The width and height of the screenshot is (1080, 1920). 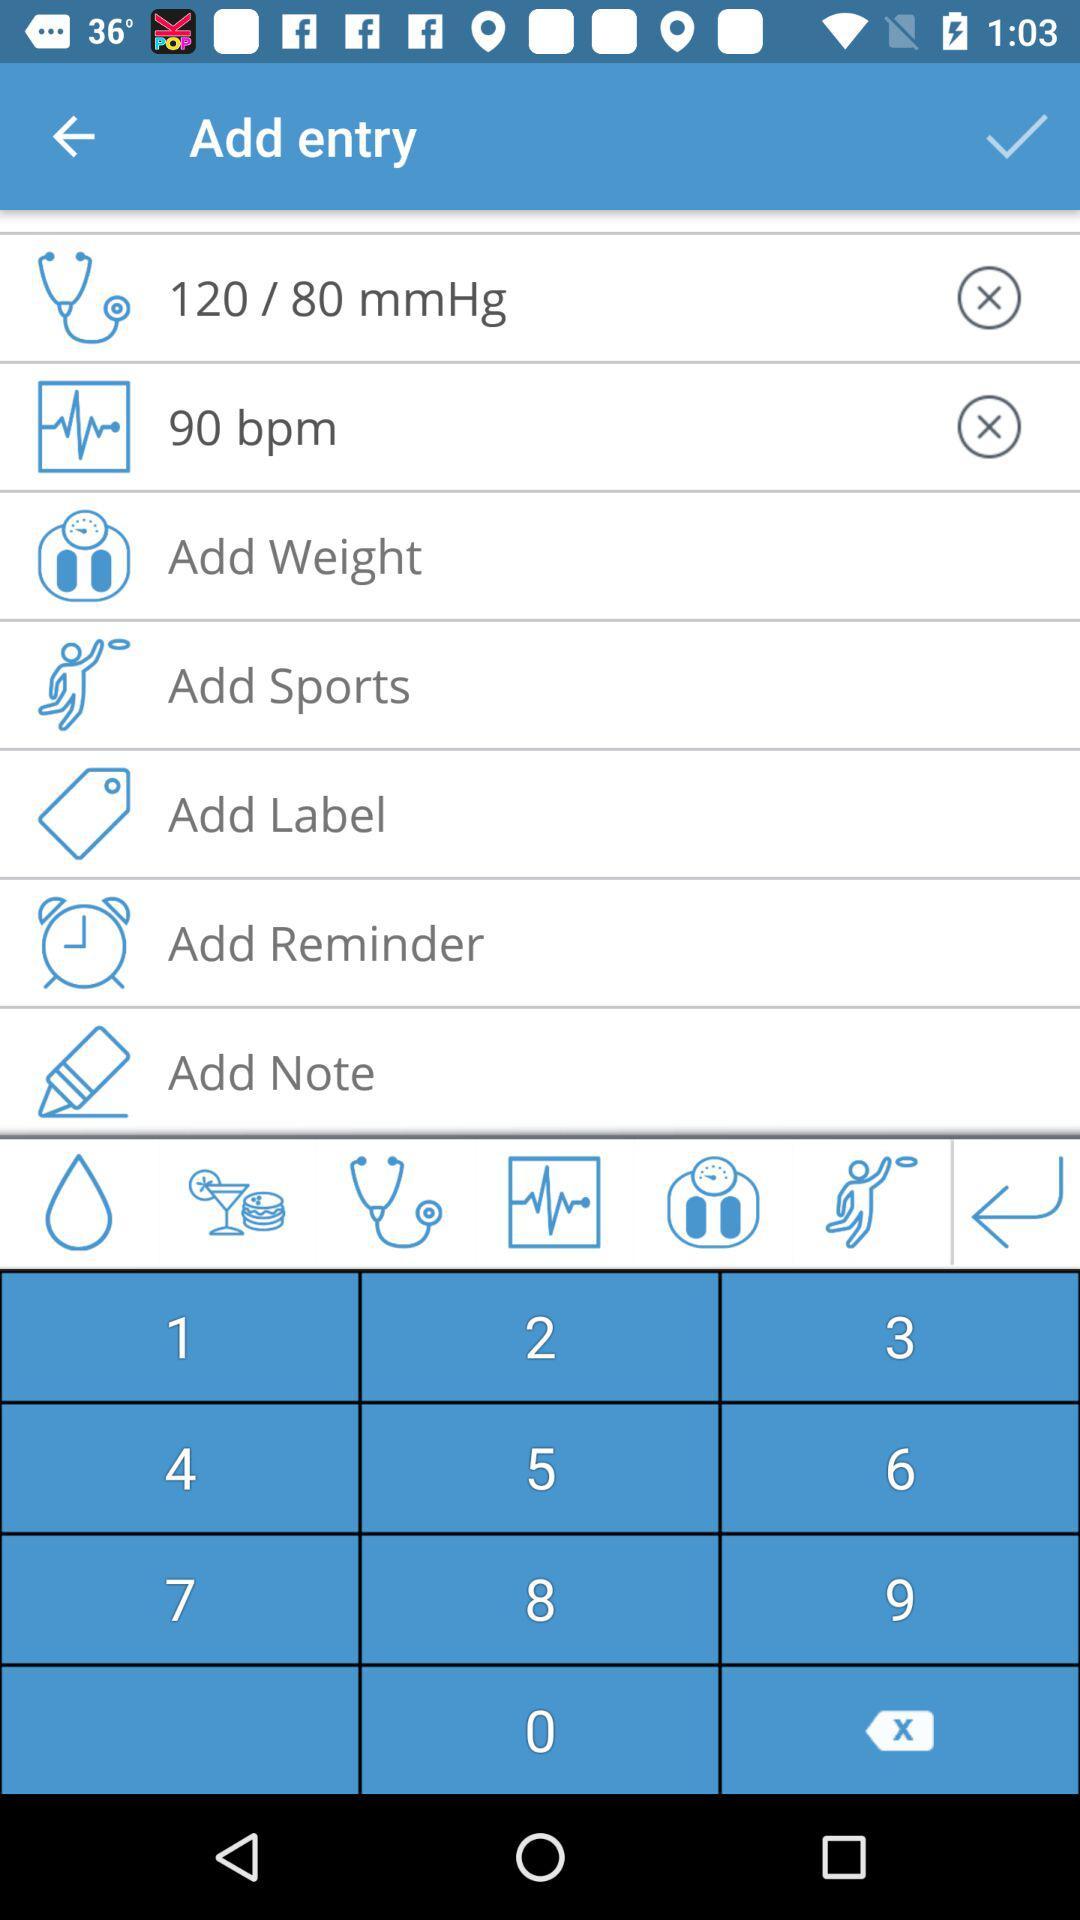 I want to click on the arrow_backward icon, so click(x=1017, y=1201).